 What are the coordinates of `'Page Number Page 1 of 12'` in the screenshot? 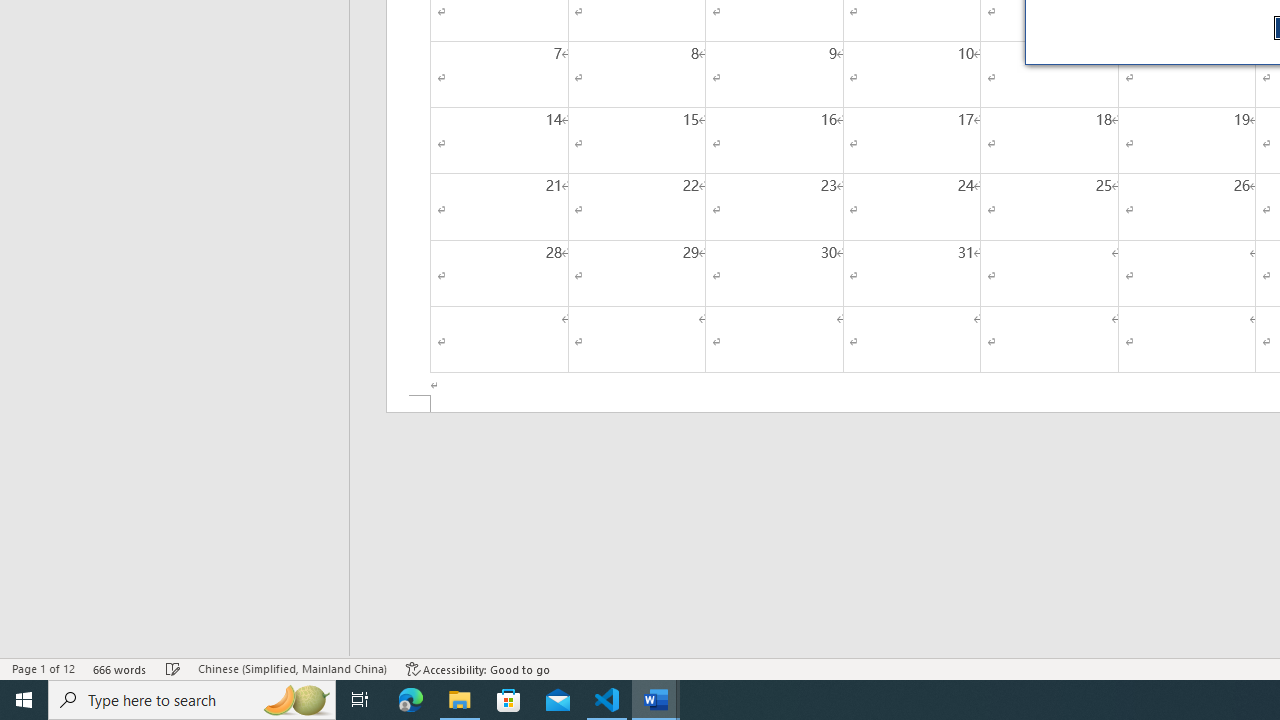 It's located at (43, 669).